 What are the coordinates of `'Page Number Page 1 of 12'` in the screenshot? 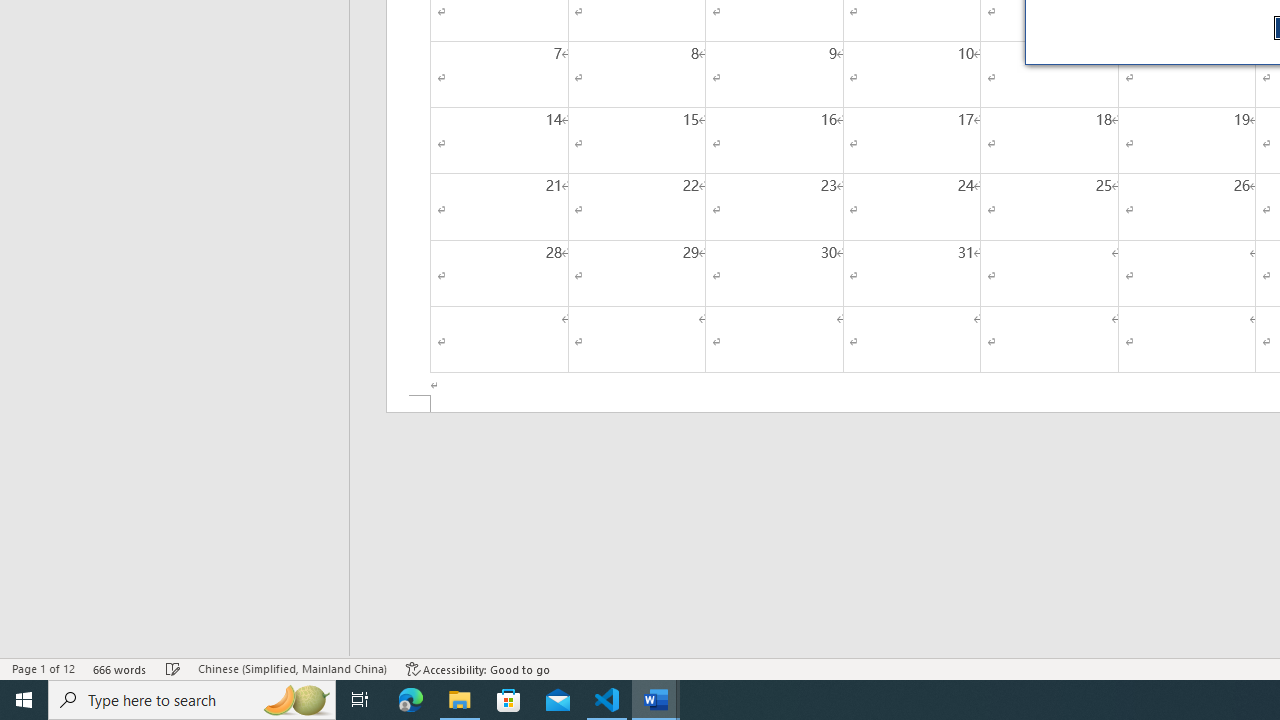 It's located at (43, 669).